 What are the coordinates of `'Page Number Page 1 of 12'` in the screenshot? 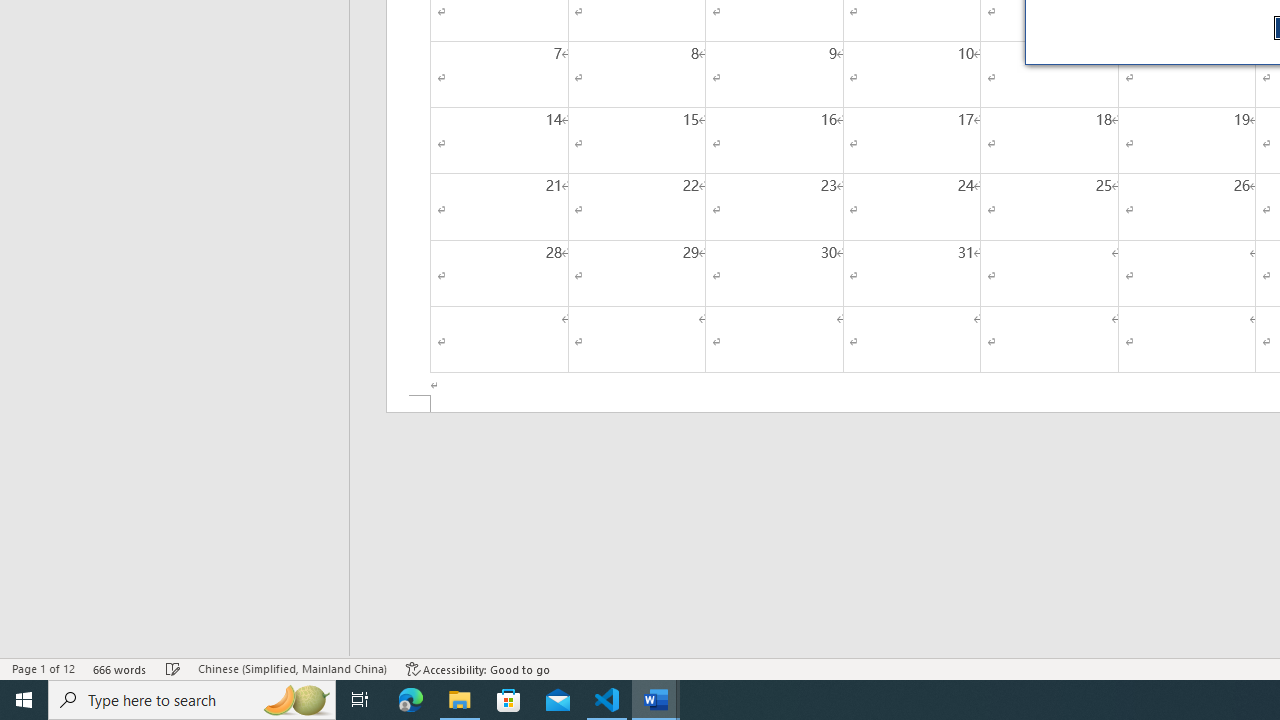 It's located at (43, 669).